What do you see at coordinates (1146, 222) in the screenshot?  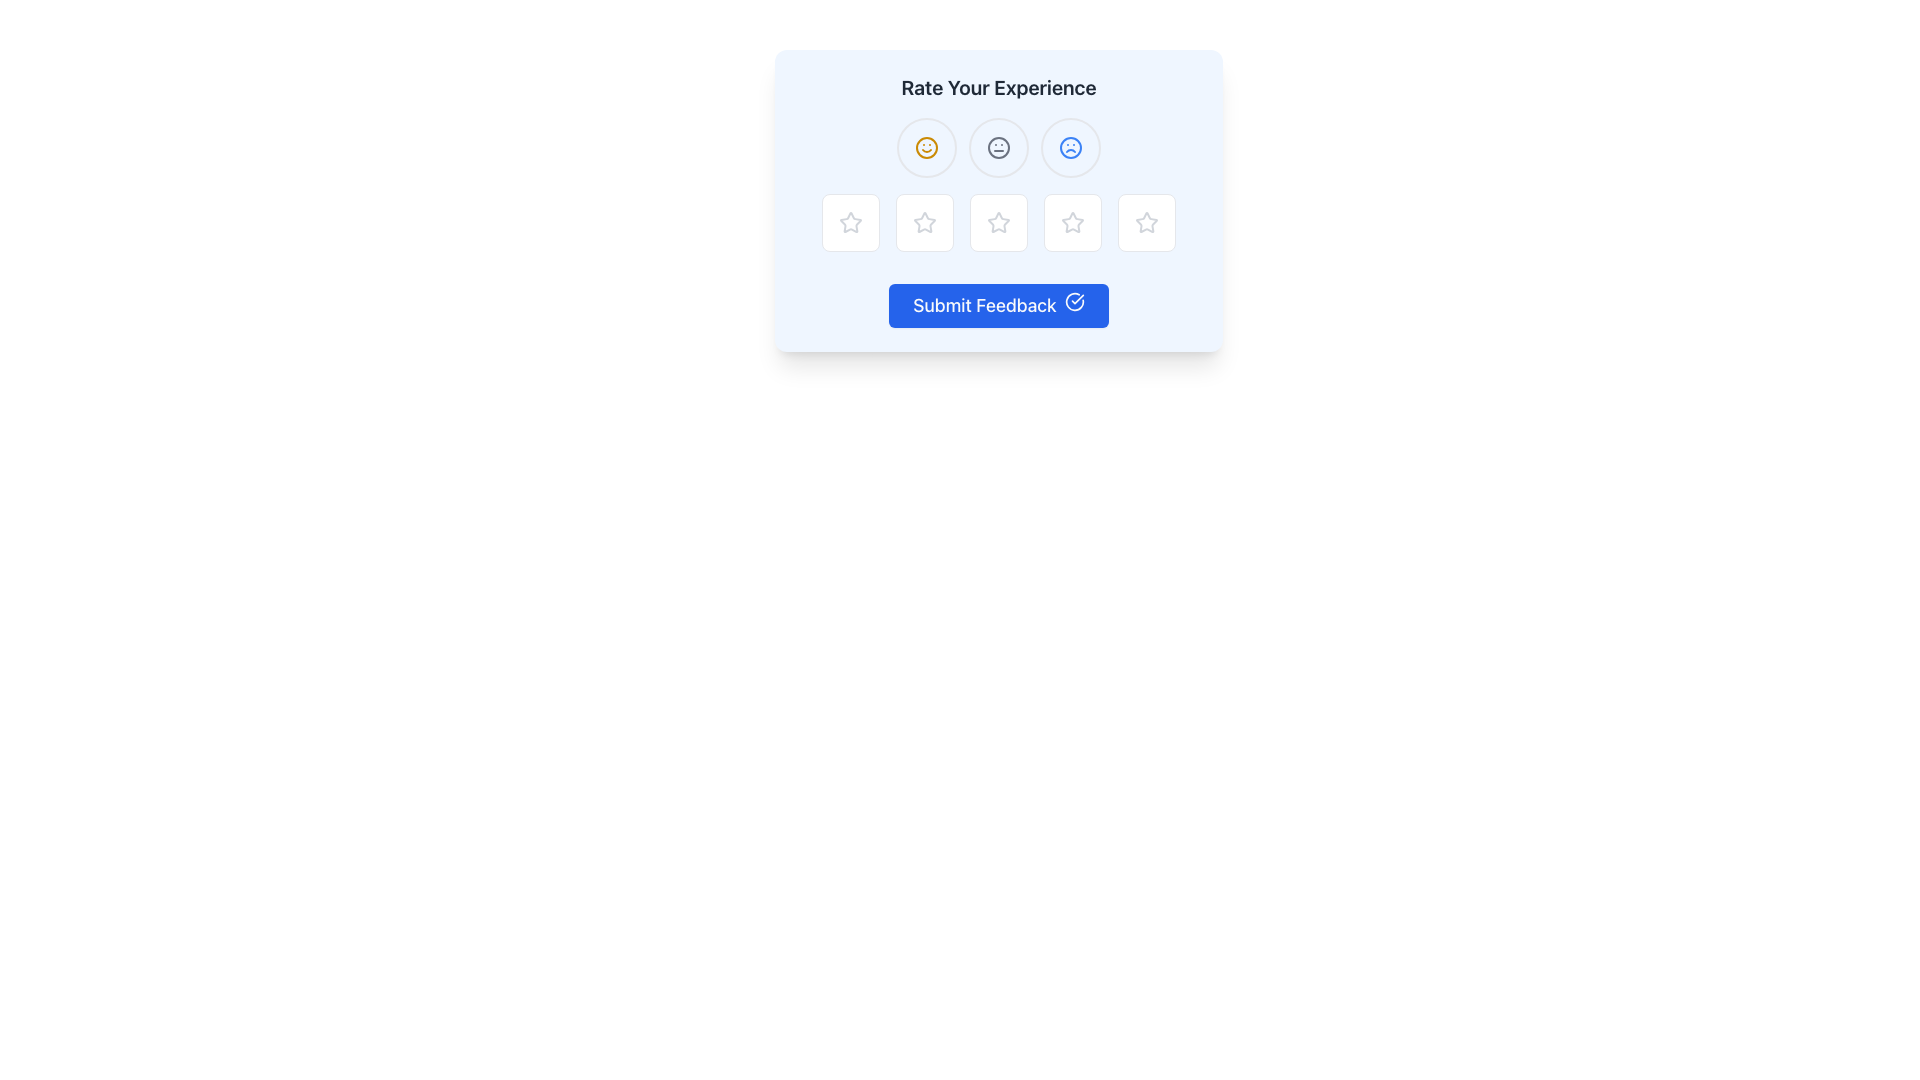 I see `the fifth star icon with a gray outline in the rating component` at bounding box center [1146, 222].